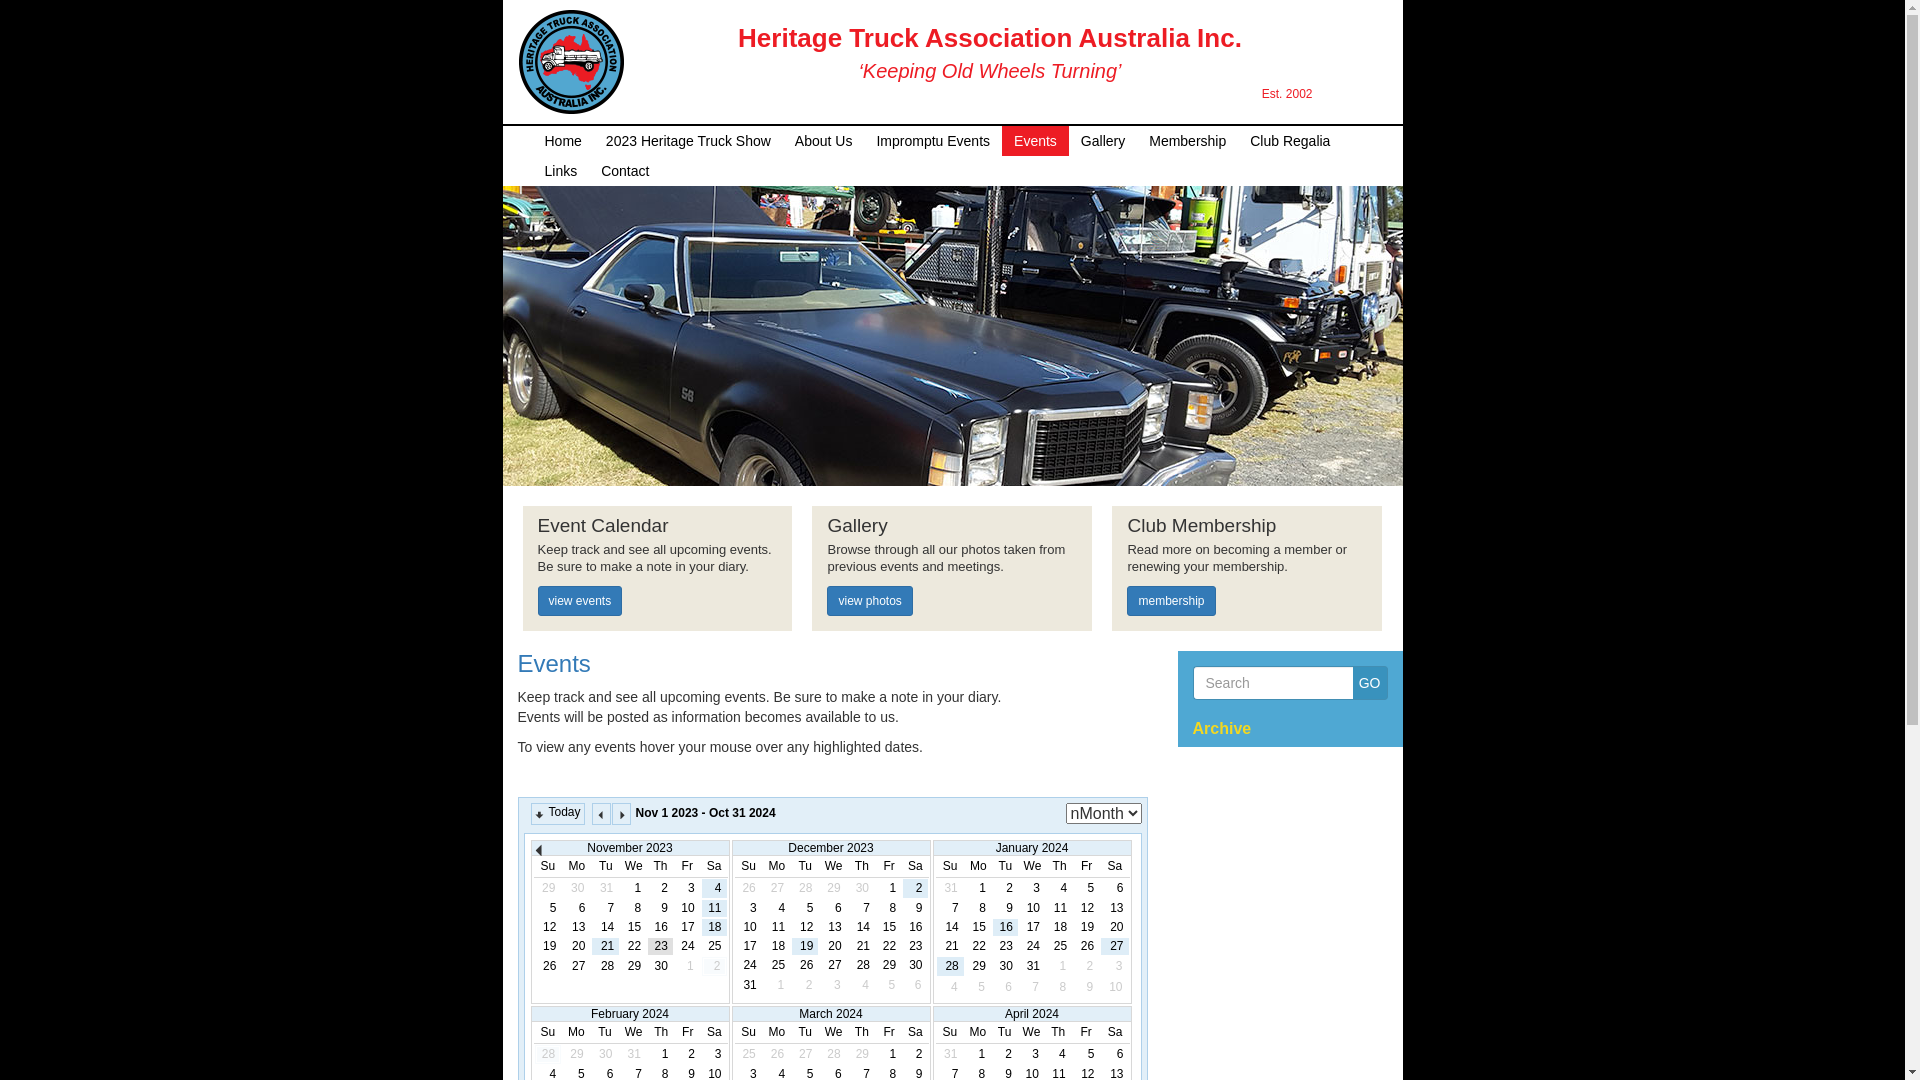 This screenshot has width=1920, height=1080. What do you see at coordinates (575, 927) in the screenshot?
I see `'13'` at bounding box center [575, 927].